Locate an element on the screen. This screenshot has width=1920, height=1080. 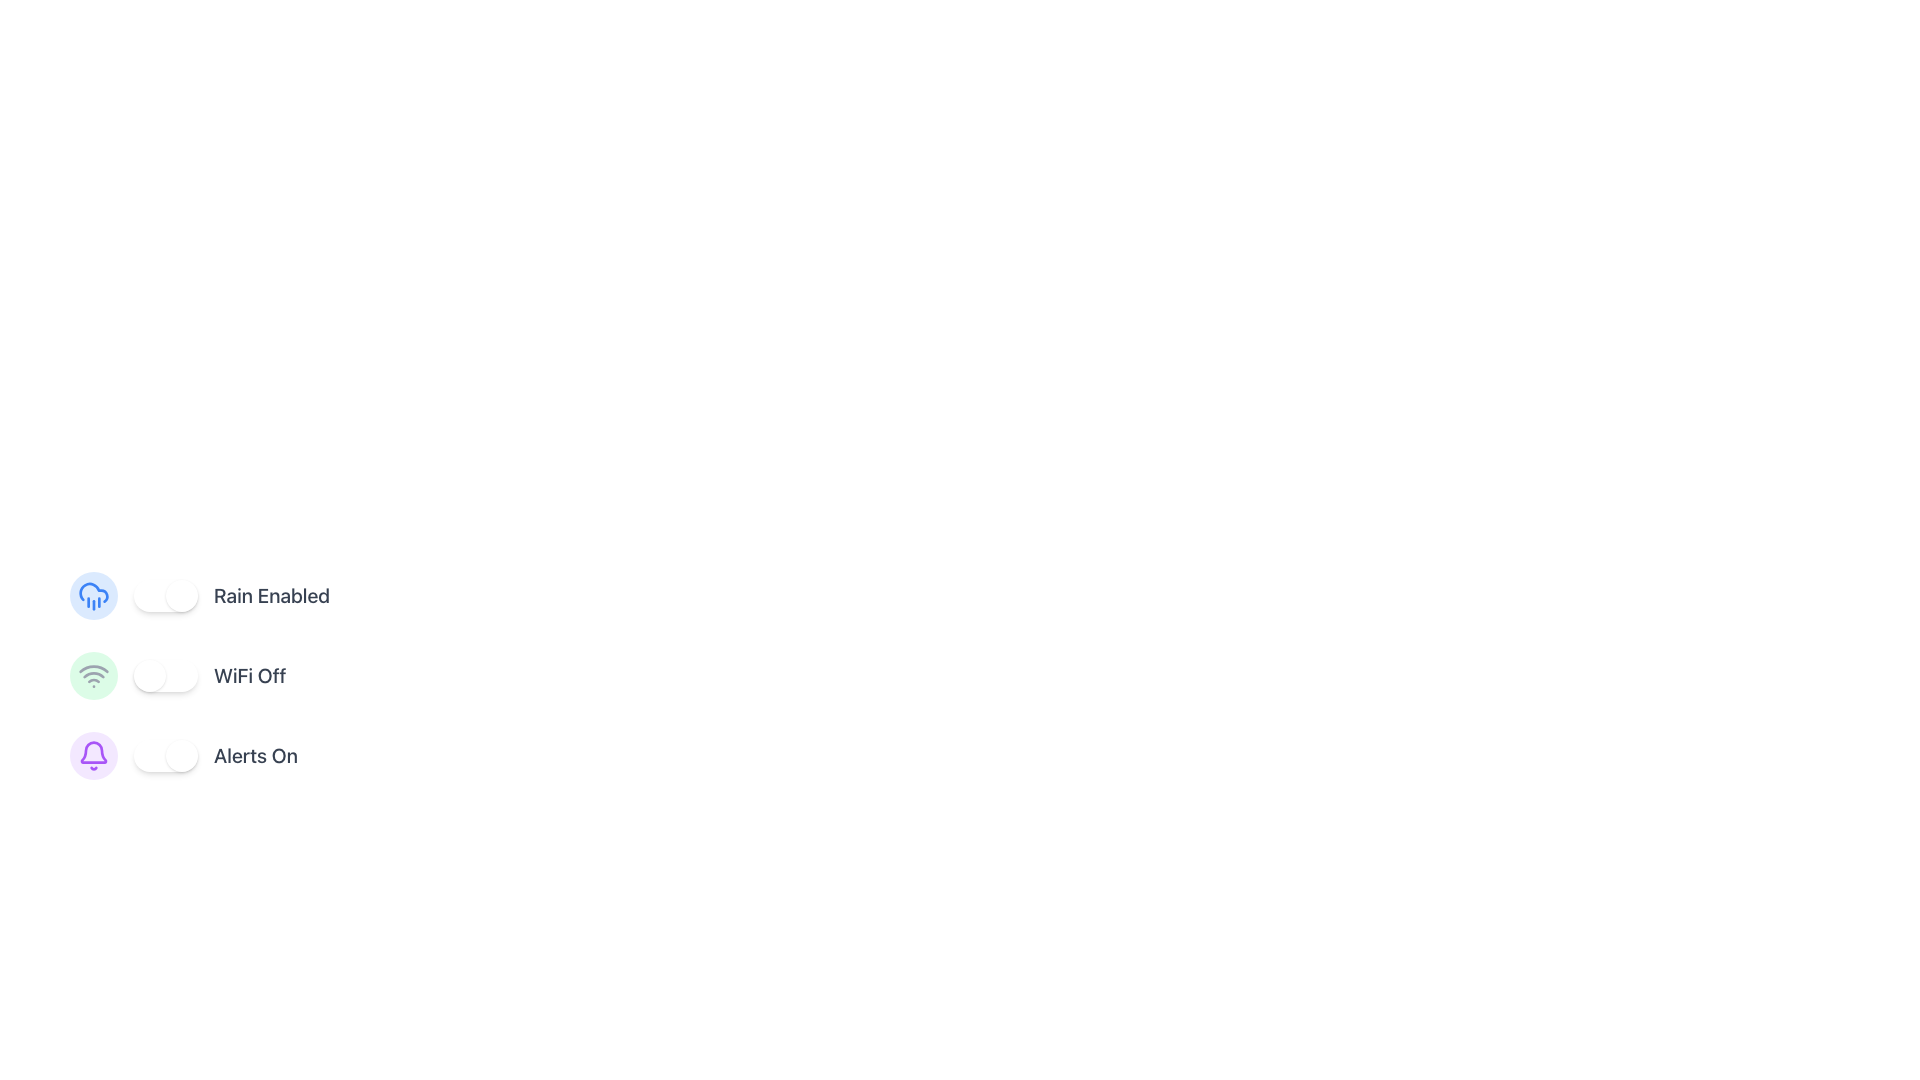
the 'Rain Enabled' icon located at the top of the vertical list of icons, which serves as a visual cue for the adjacent toggle switch is located at coordinates (93, 595).